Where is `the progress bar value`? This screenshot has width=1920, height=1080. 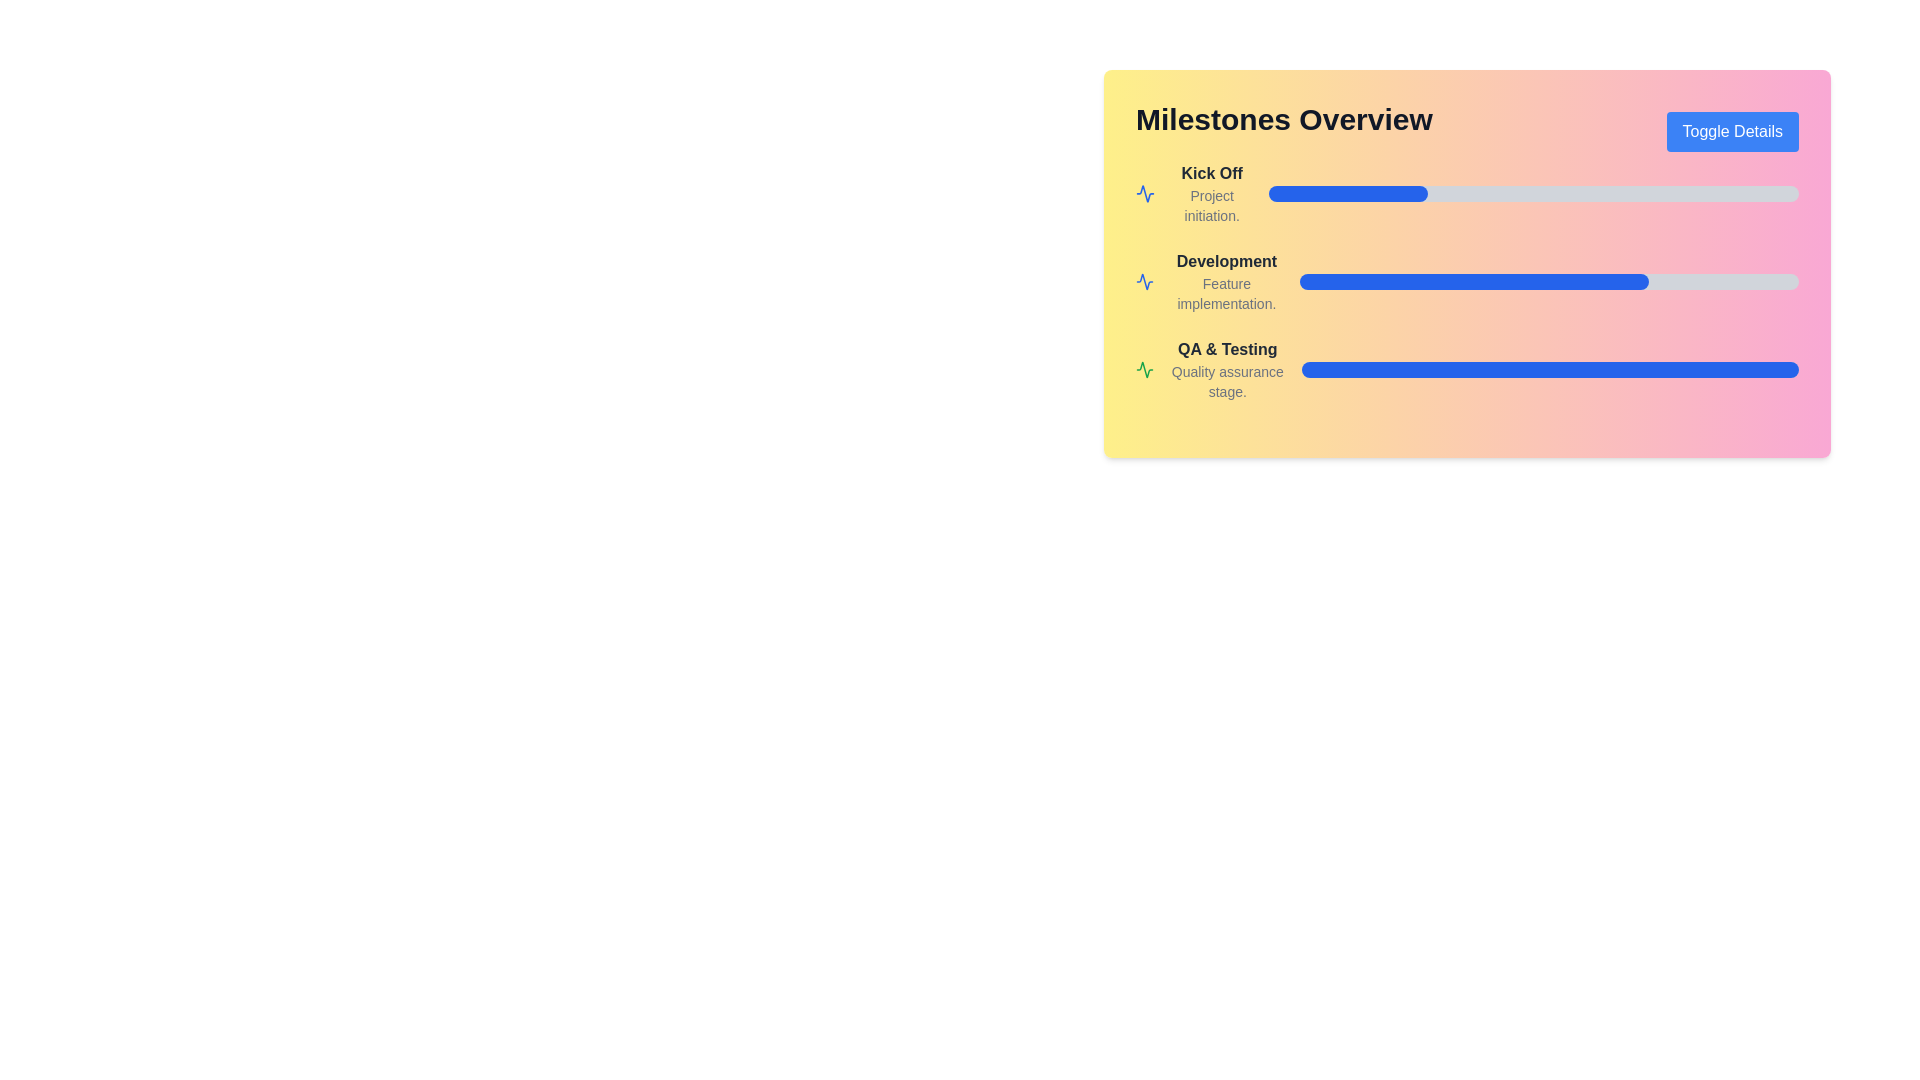 the progress bar value is located at coordinates (1554, 370).